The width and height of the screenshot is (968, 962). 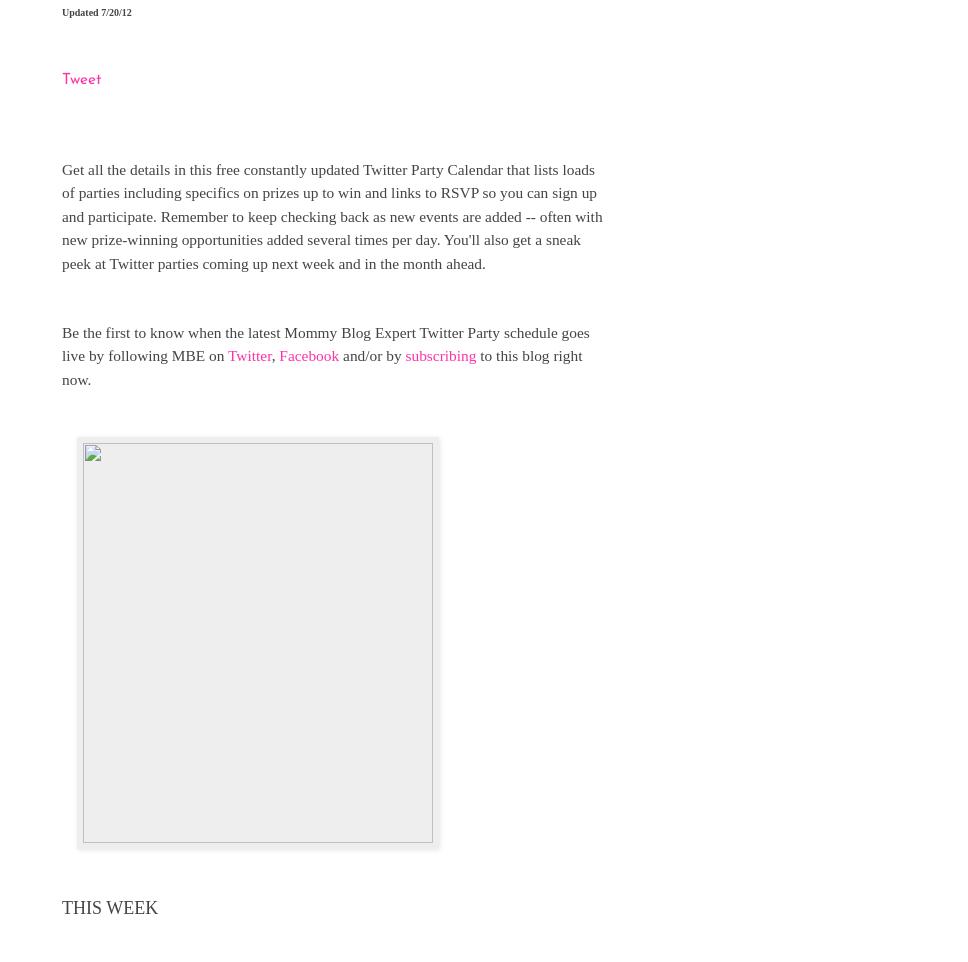 I want to click on 'Twitter', so click(x=226, y=355).